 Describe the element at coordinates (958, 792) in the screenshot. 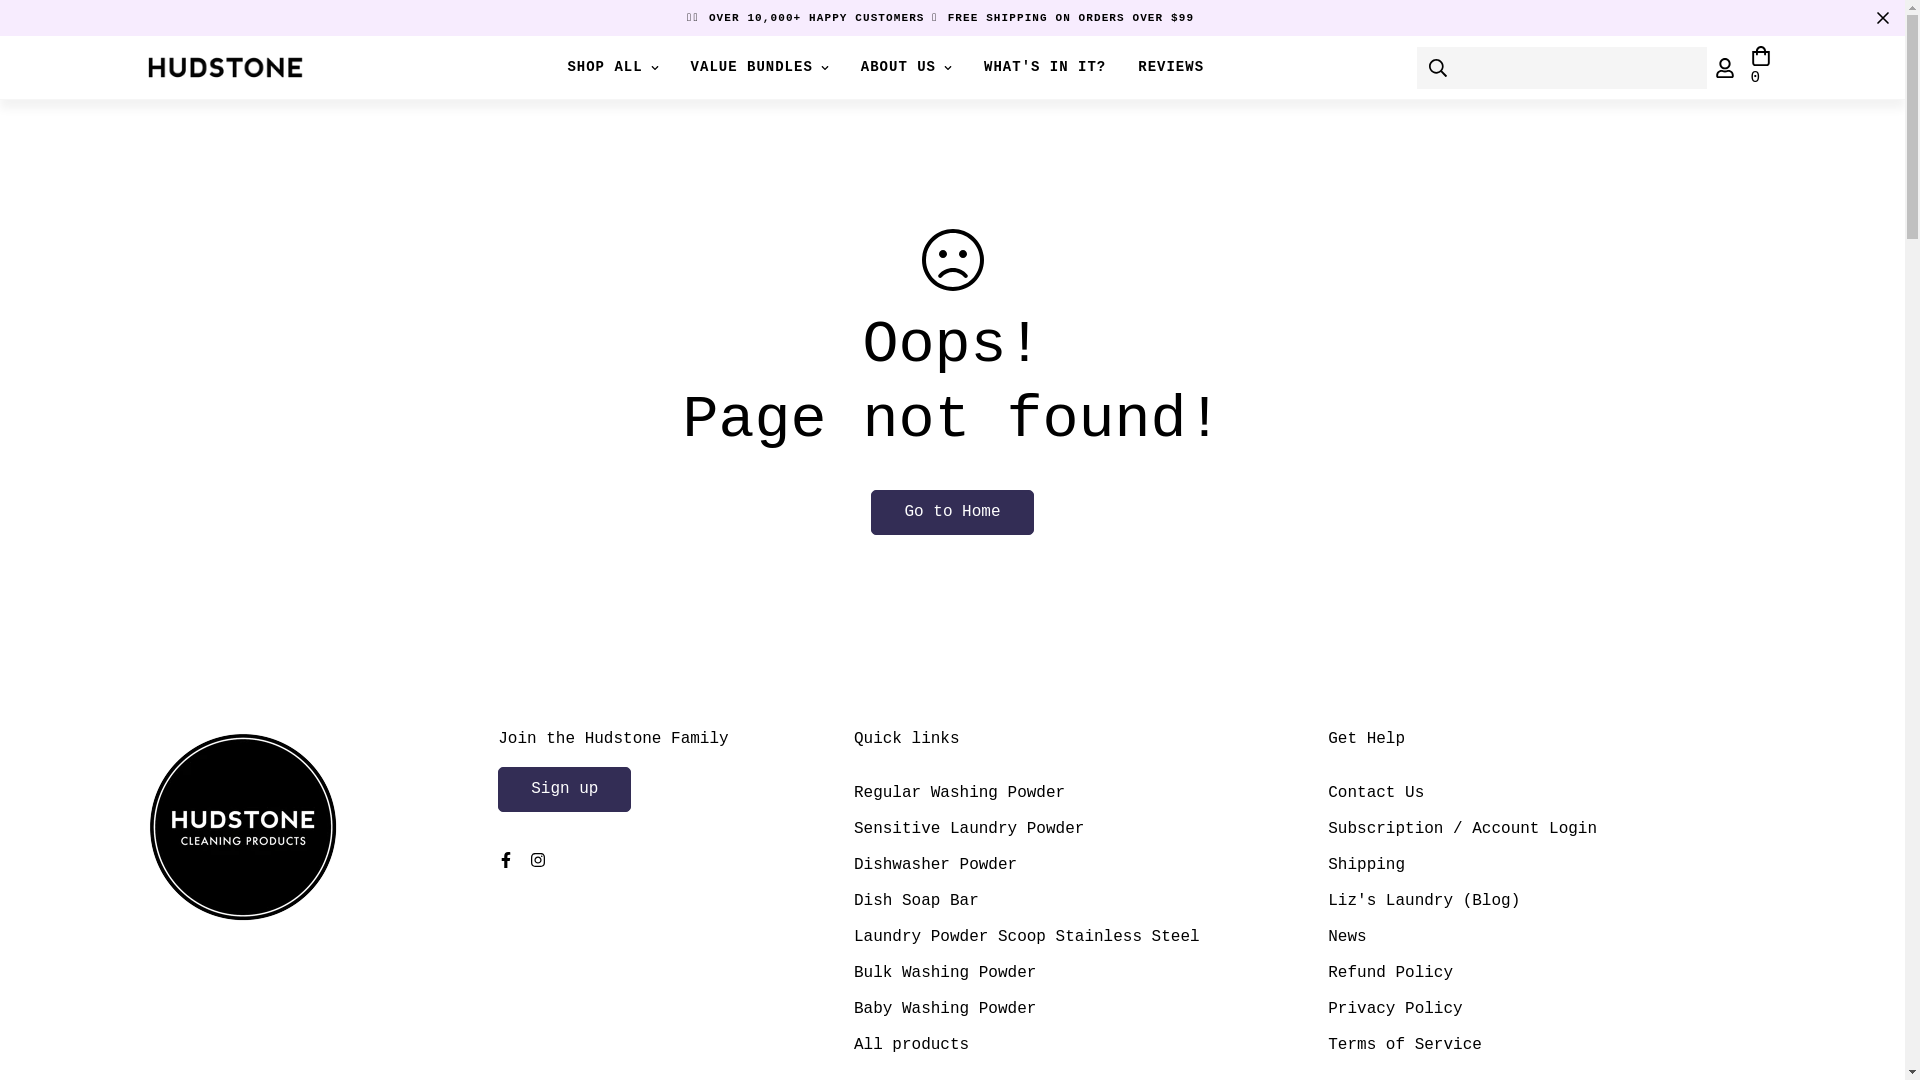

I see `'Regular Washing Powder'` at that location.